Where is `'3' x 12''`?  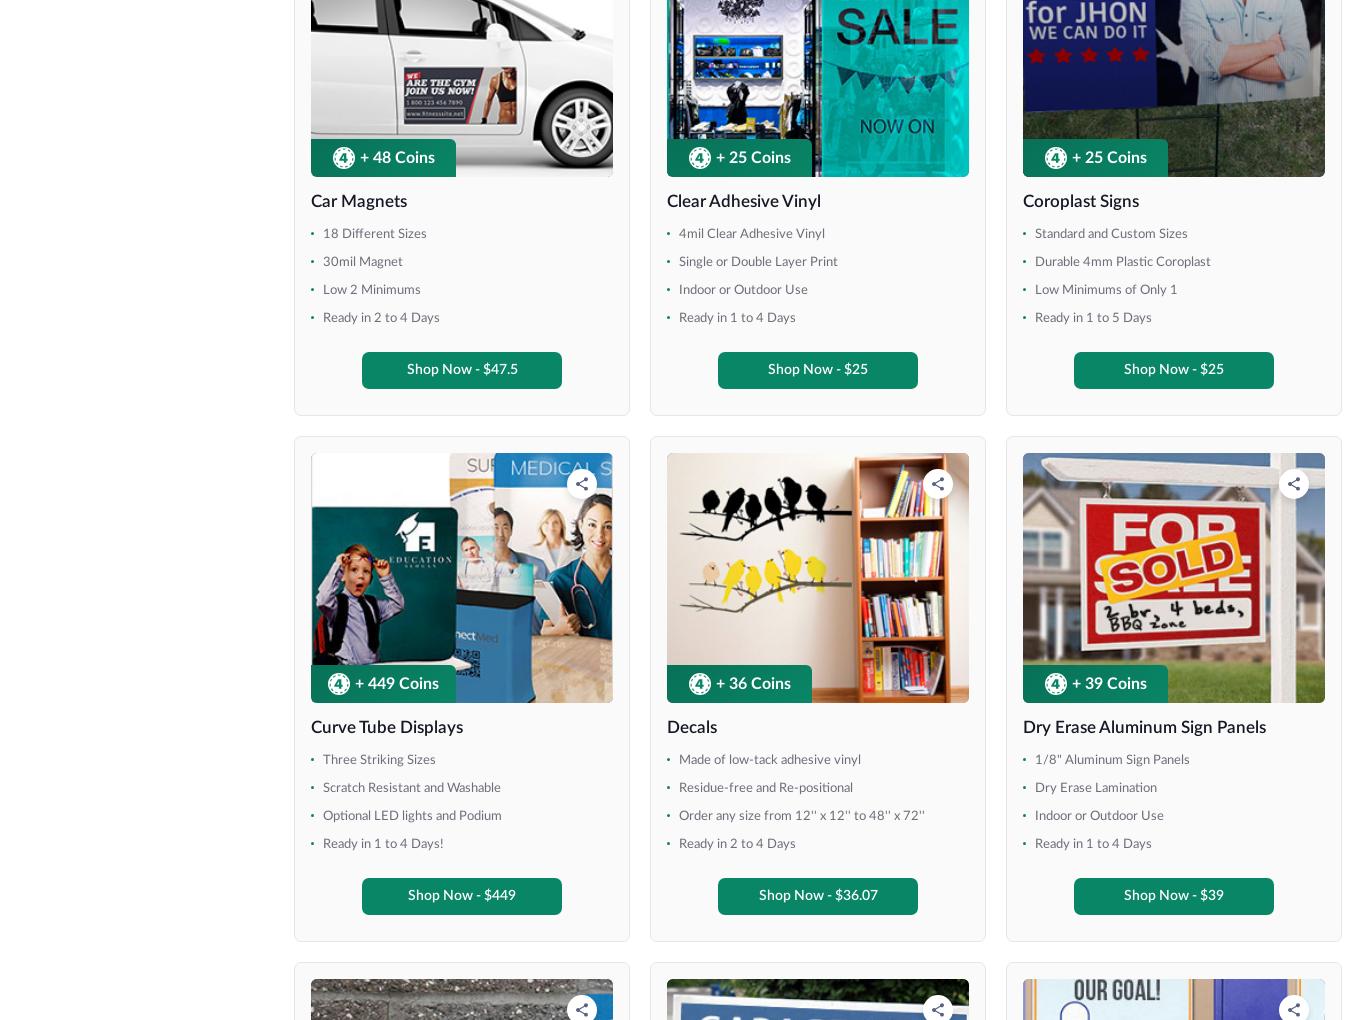
'3' x 12'' is located at coordinates (76, 247).